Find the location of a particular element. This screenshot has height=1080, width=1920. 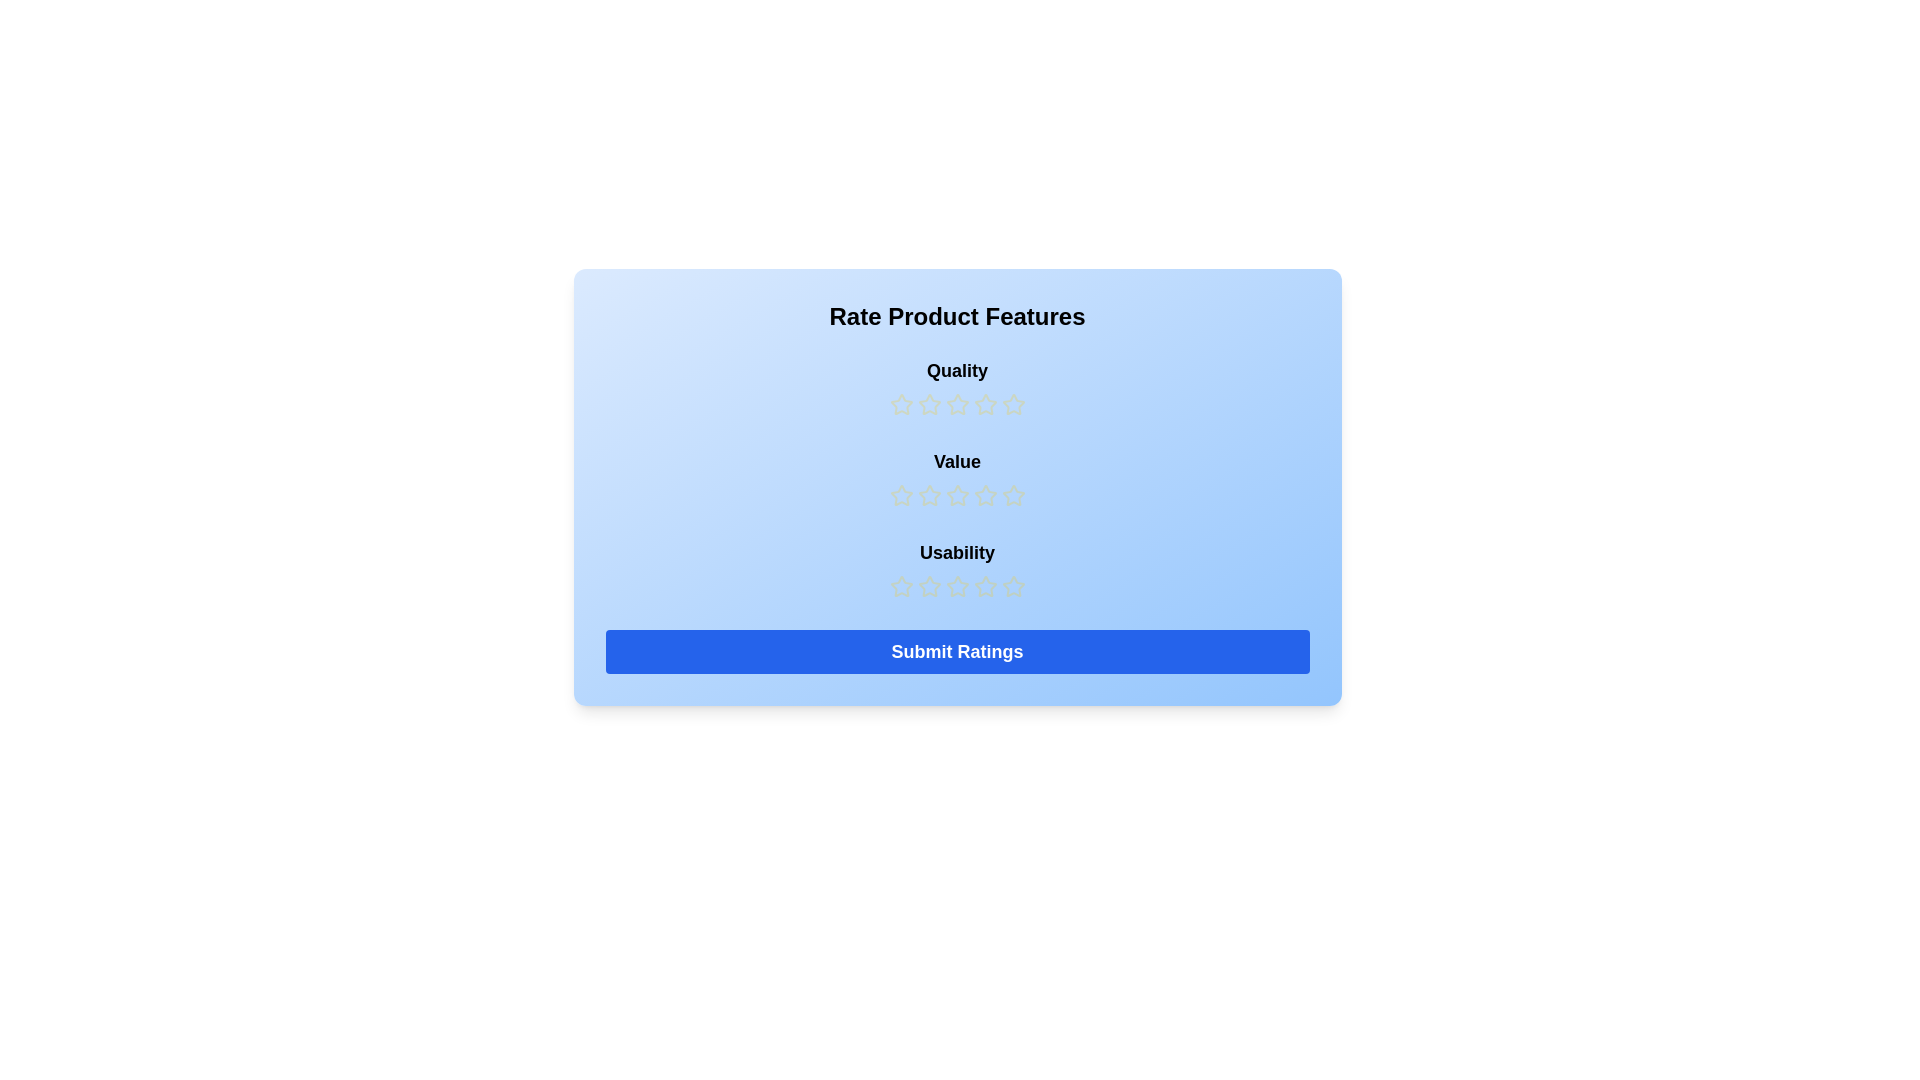

the star corresponding to the 1 rating for 'Value' is located at coordinates (900, 495).